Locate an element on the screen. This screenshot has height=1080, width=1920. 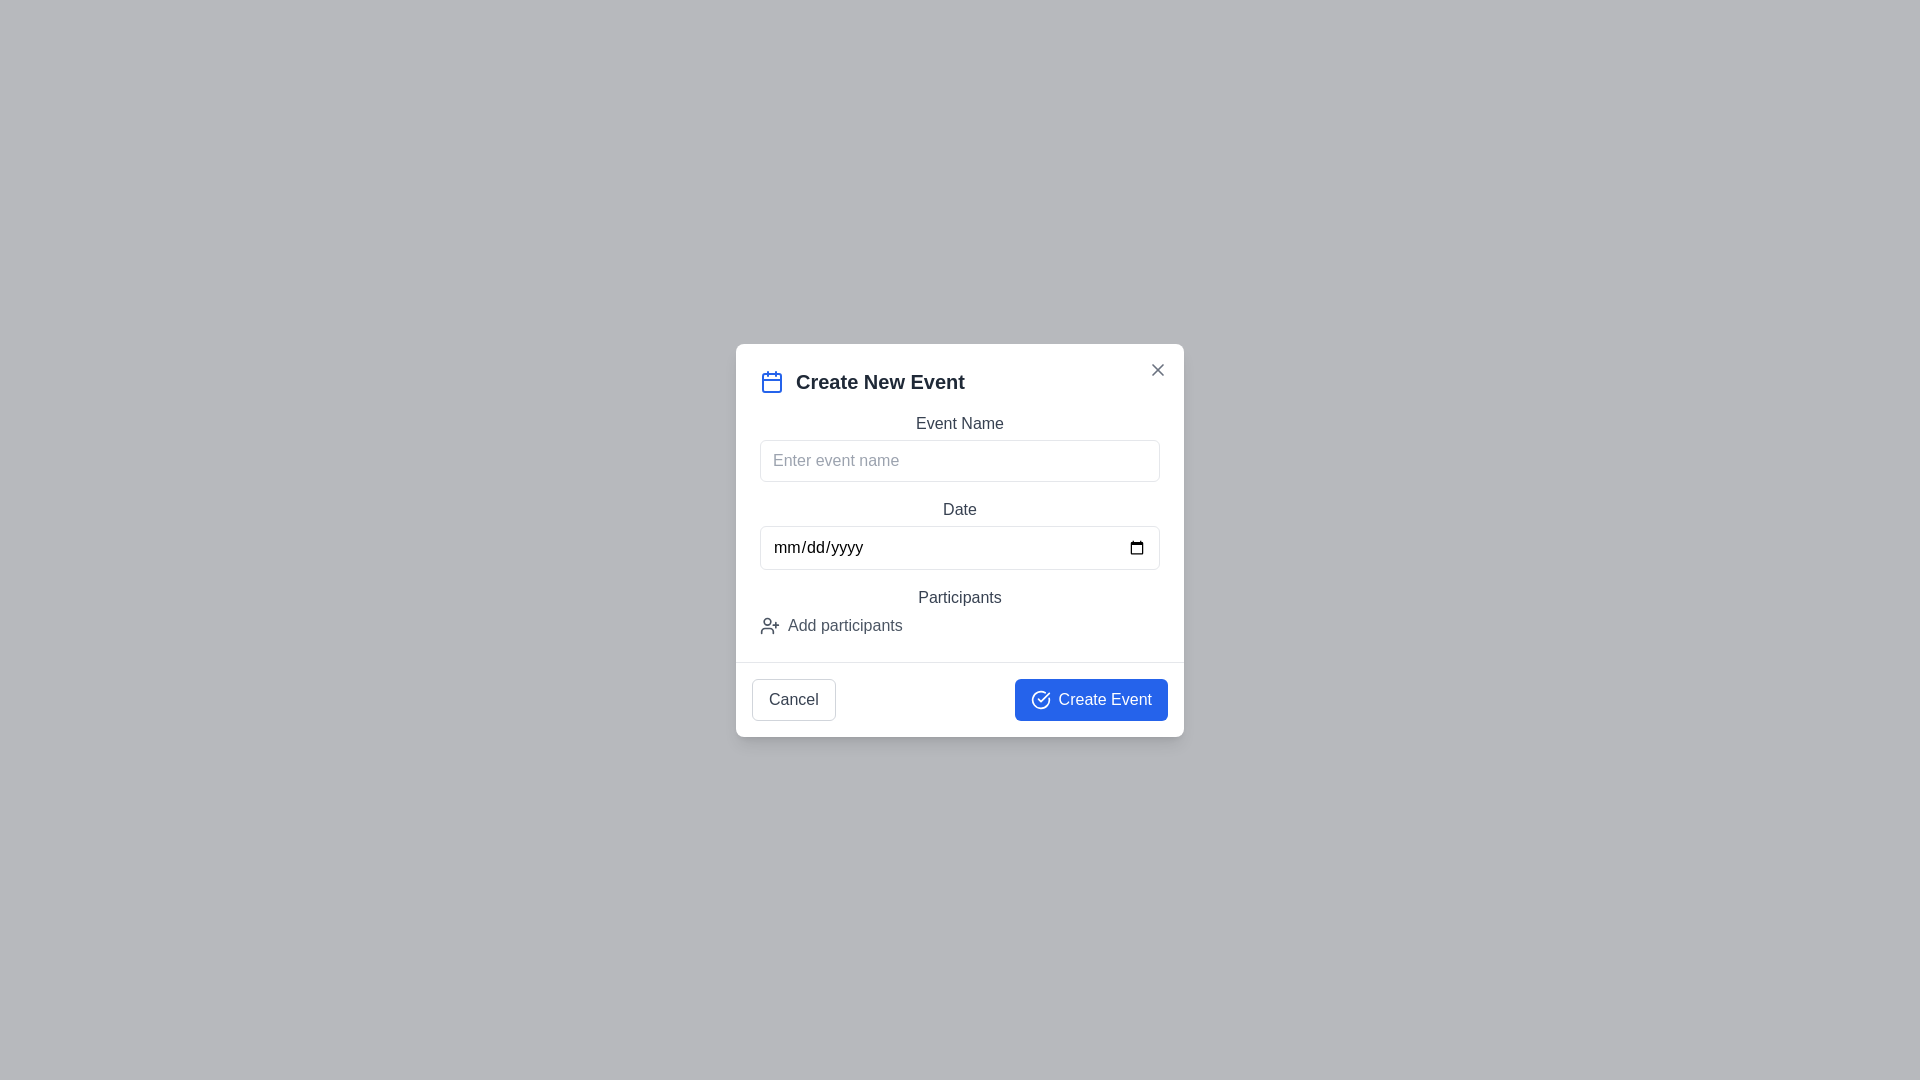
the 'Date' label, which is displayed in a medium-weighted gray font and positioned centrally above the date input field is located at coordinates (960, 508).